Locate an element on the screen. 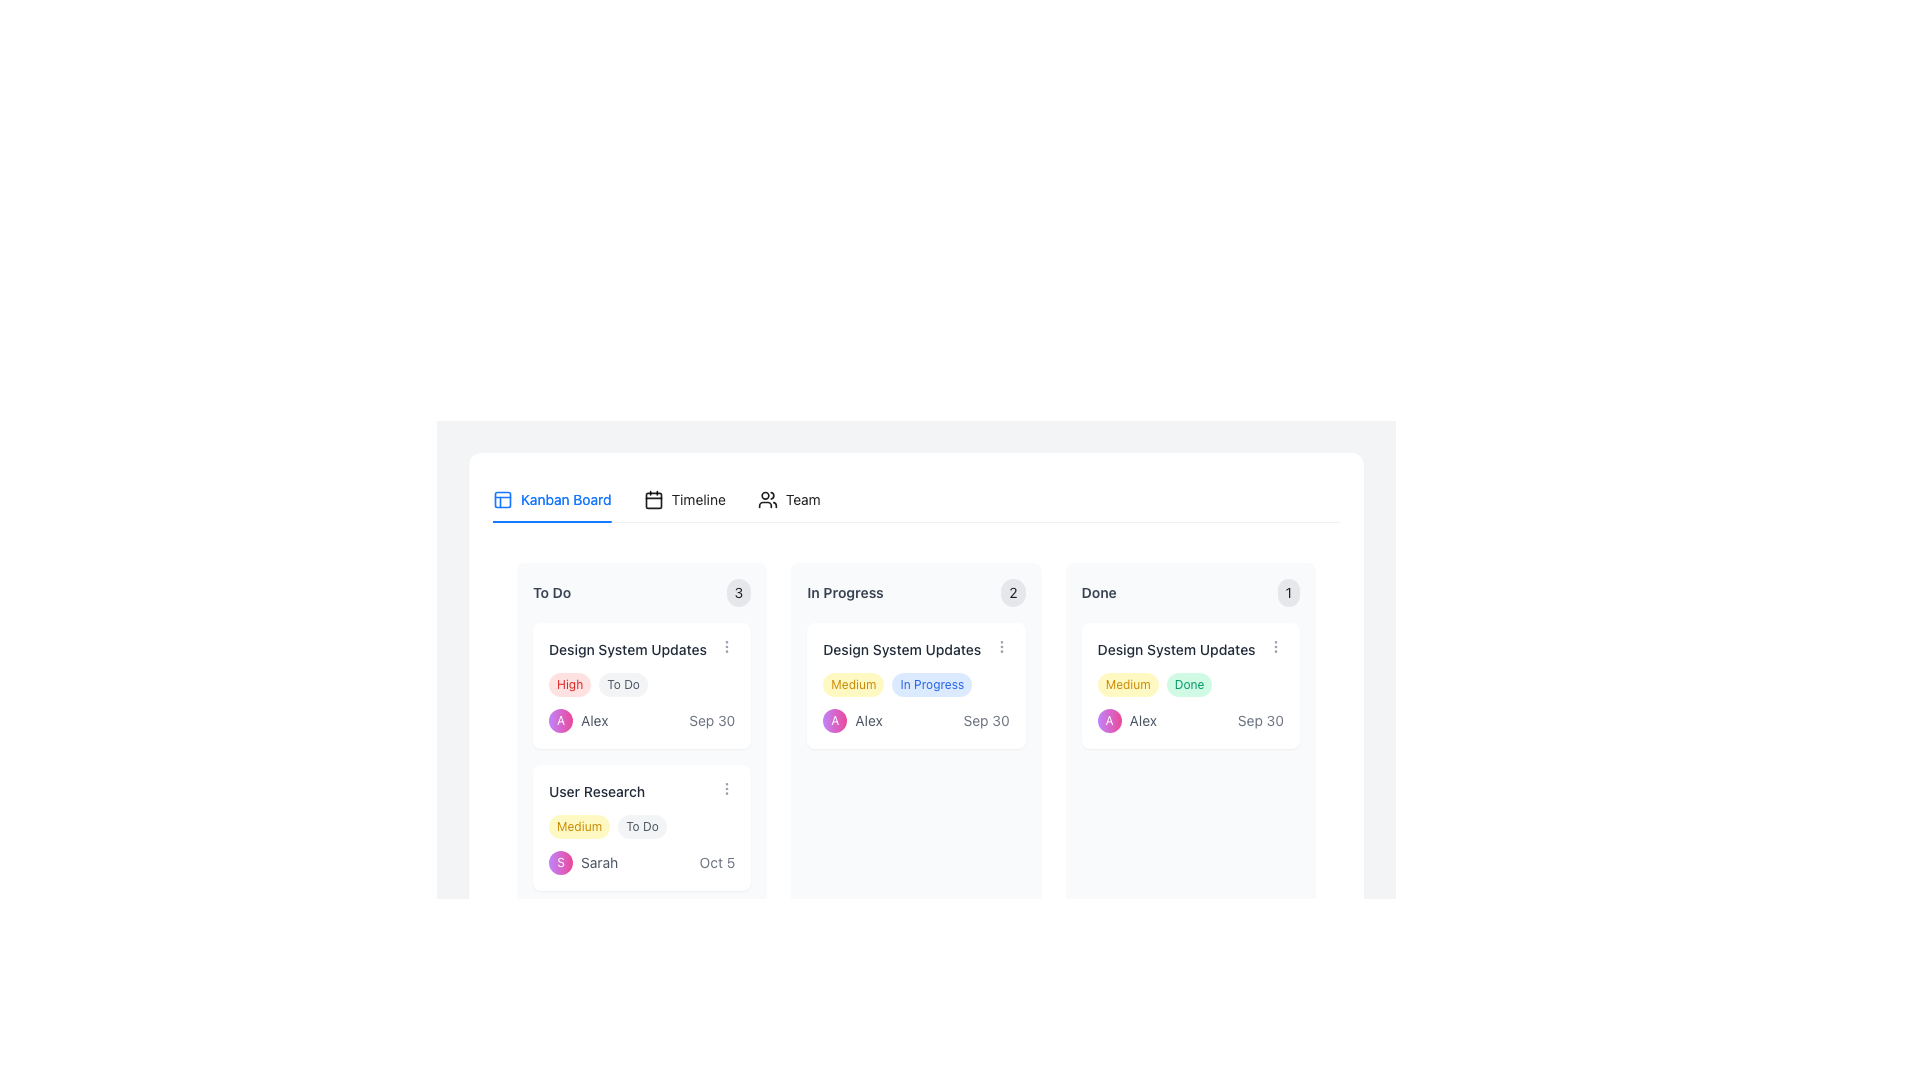 This screenshot has width=1920, height=1080. the 'Timeline' tab, which is the second tab in the horizontal list, styled with a calendar icon and the text 'Timeline' is located at coordinates (684, 499).